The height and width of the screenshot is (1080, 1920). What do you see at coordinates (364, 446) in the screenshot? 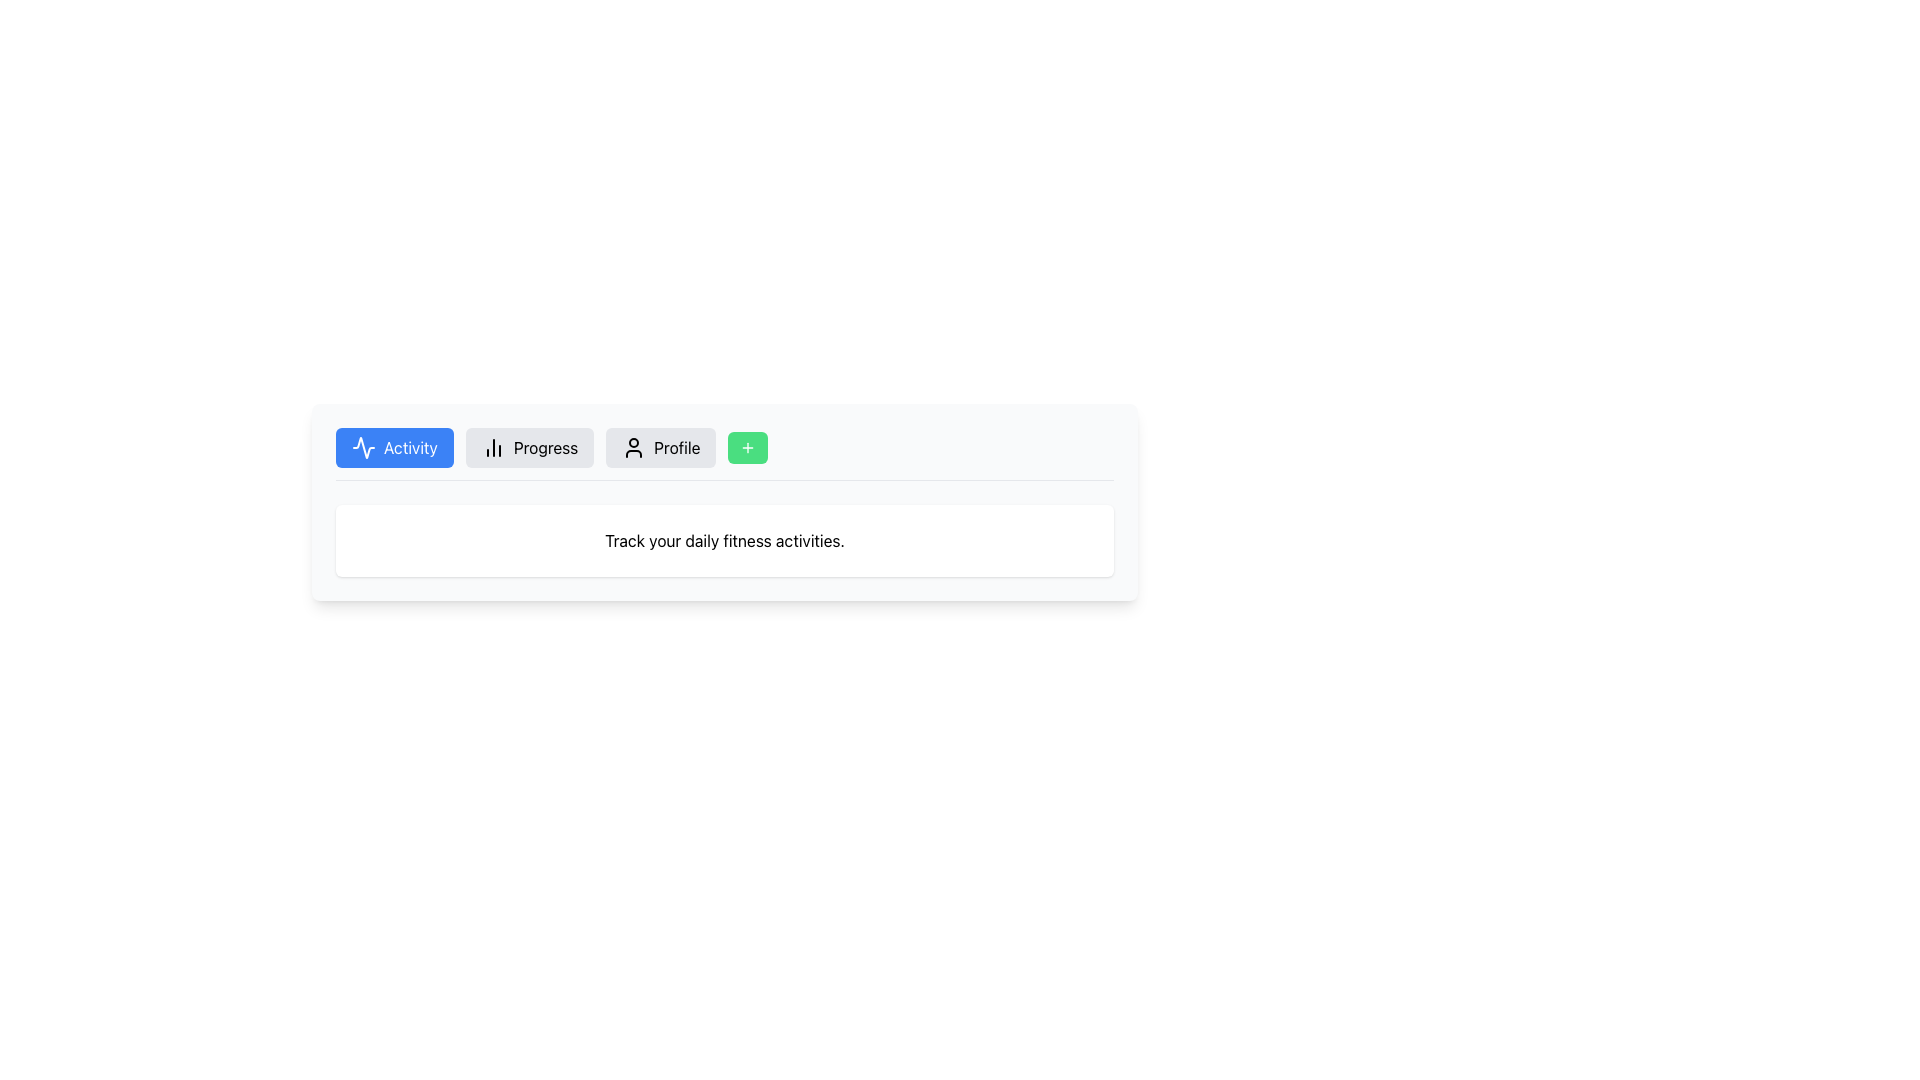
I see `the 'Activity' icon located in the navigation bar at the top of the visible panel, which symbolizes fitness or activity tracking` at bounding box center [364, 446].